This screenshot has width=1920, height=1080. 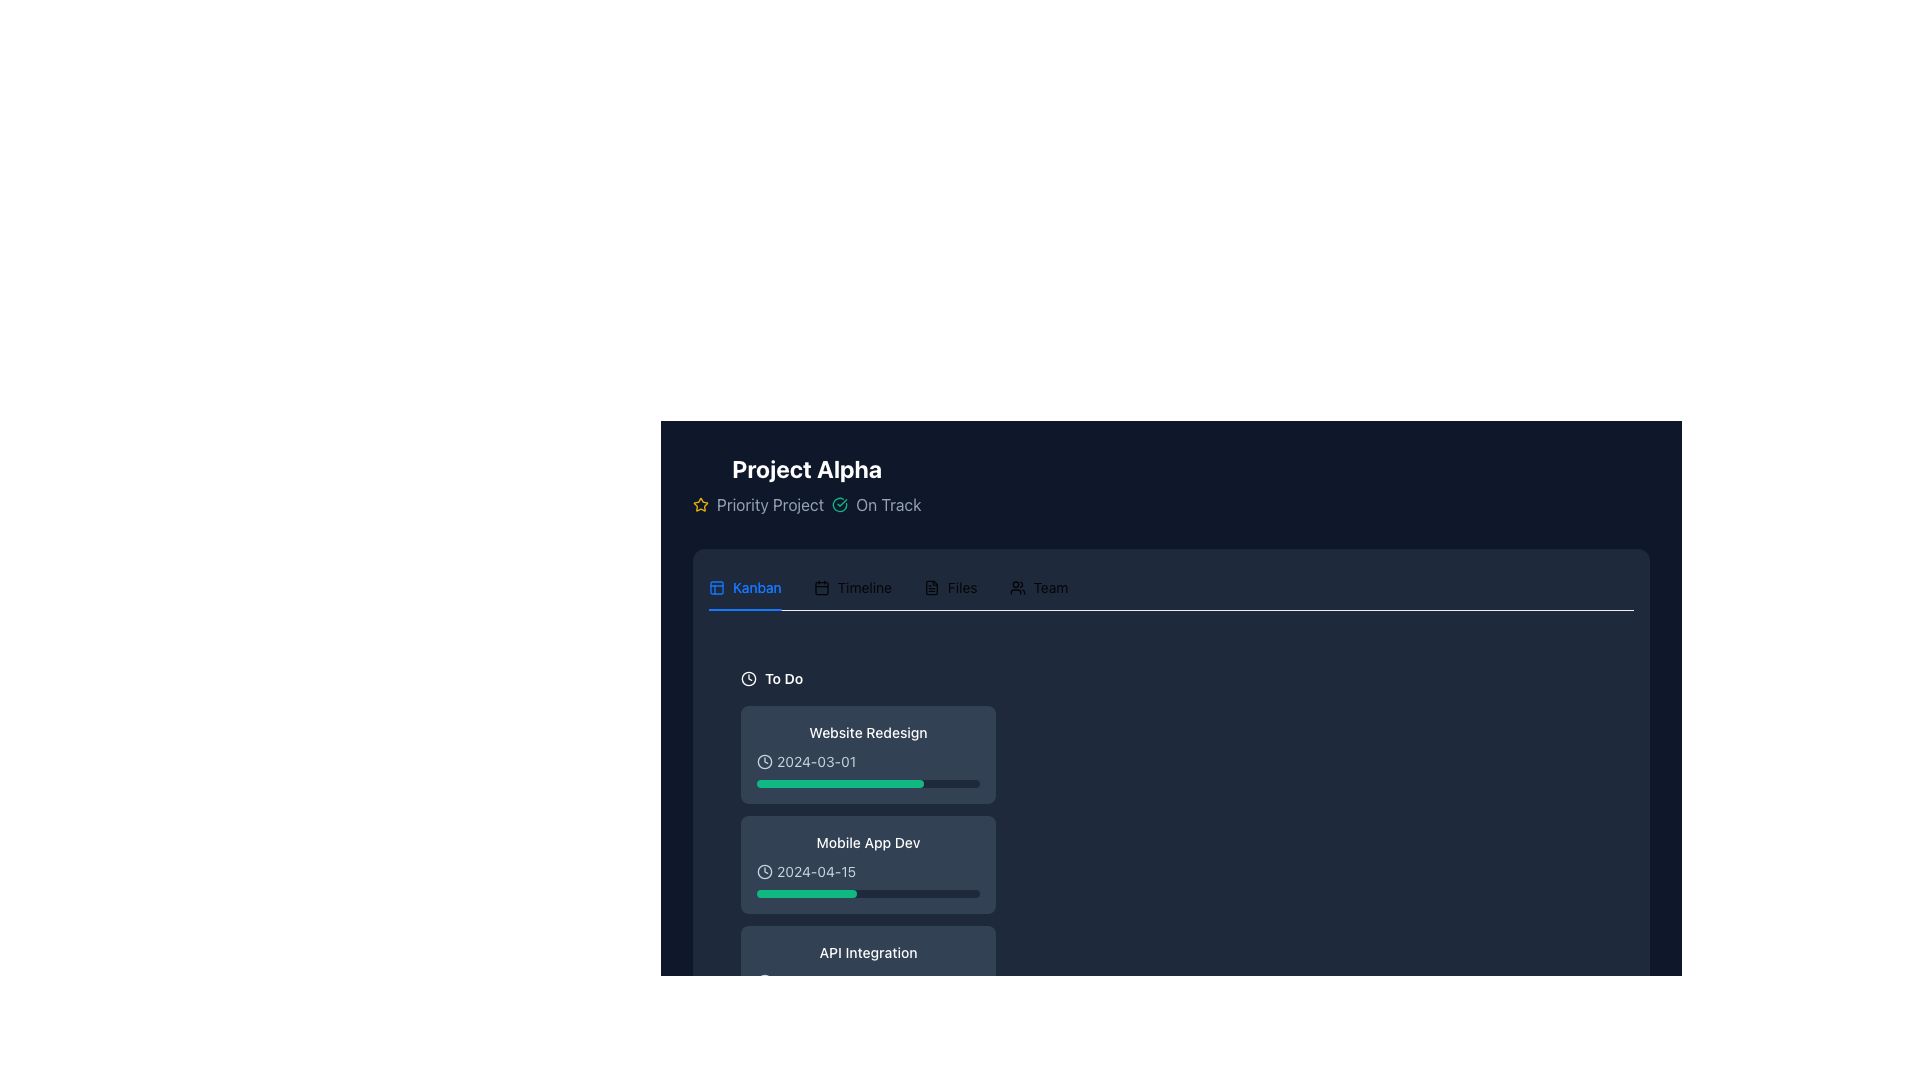 I want to click on the text label that reads 'Website Redesign', so click(x=868, y=732).